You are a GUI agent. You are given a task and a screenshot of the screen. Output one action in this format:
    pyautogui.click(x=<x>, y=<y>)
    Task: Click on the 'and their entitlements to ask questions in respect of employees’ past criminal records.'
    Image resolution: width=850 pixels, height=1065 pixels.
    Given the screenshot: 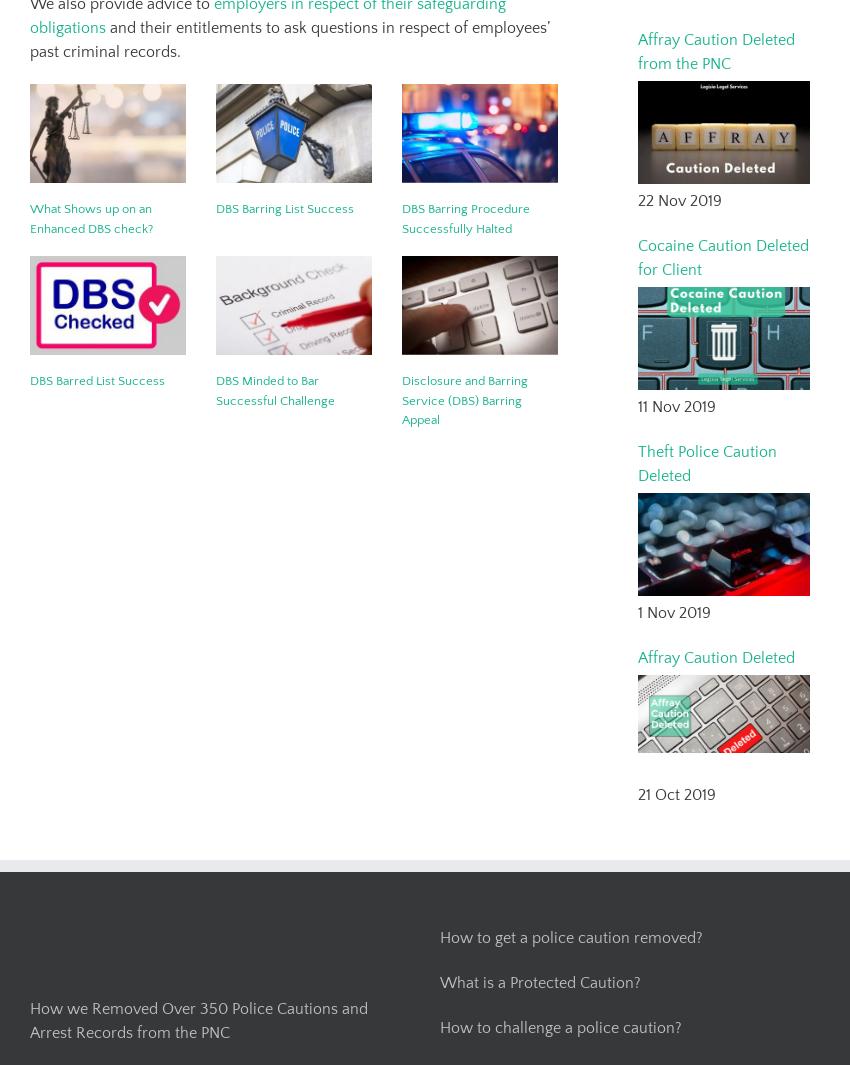 What is the action you would take?
    pyautogui.click(x=288, y=39)
    